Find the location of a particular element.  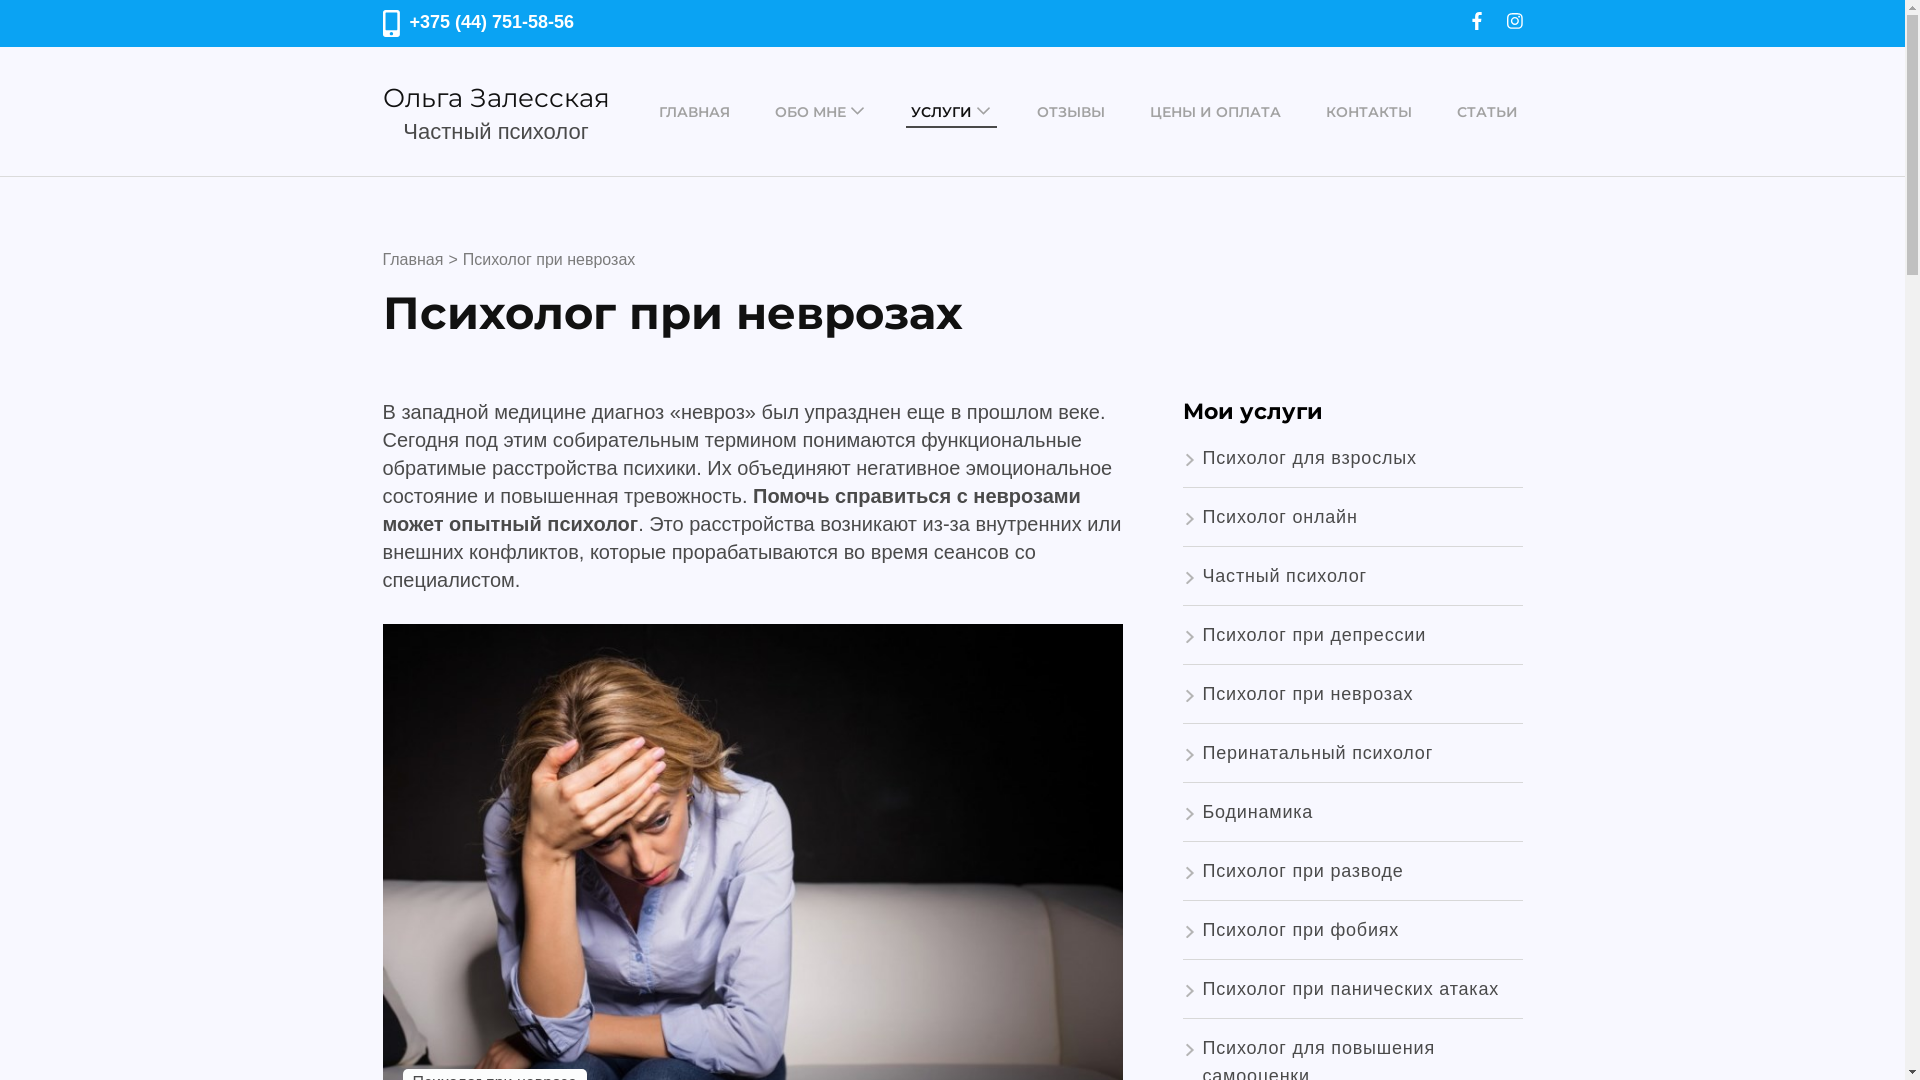

'+375 (44) 751-58-56' is located at coordinates (491, 22).